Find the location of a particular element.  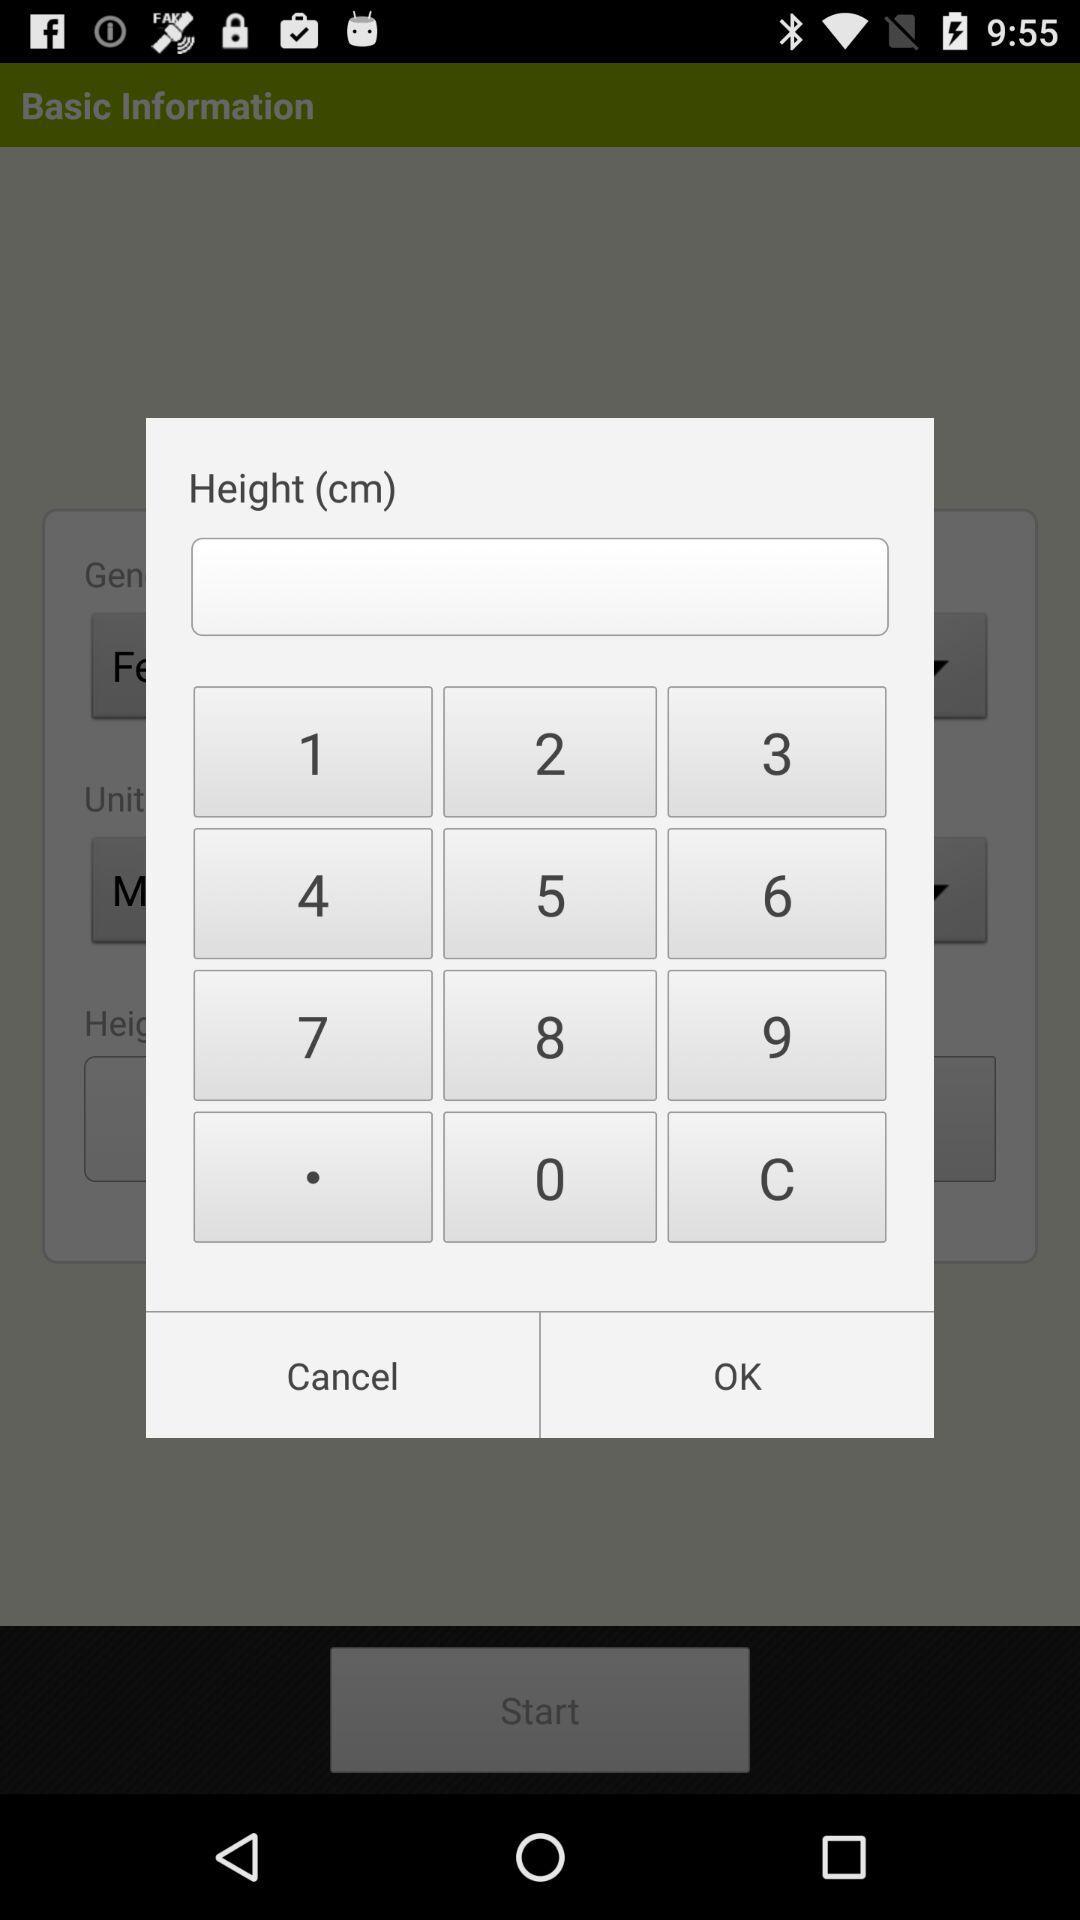

the item above the 7 is located at coordinates (313, 892).